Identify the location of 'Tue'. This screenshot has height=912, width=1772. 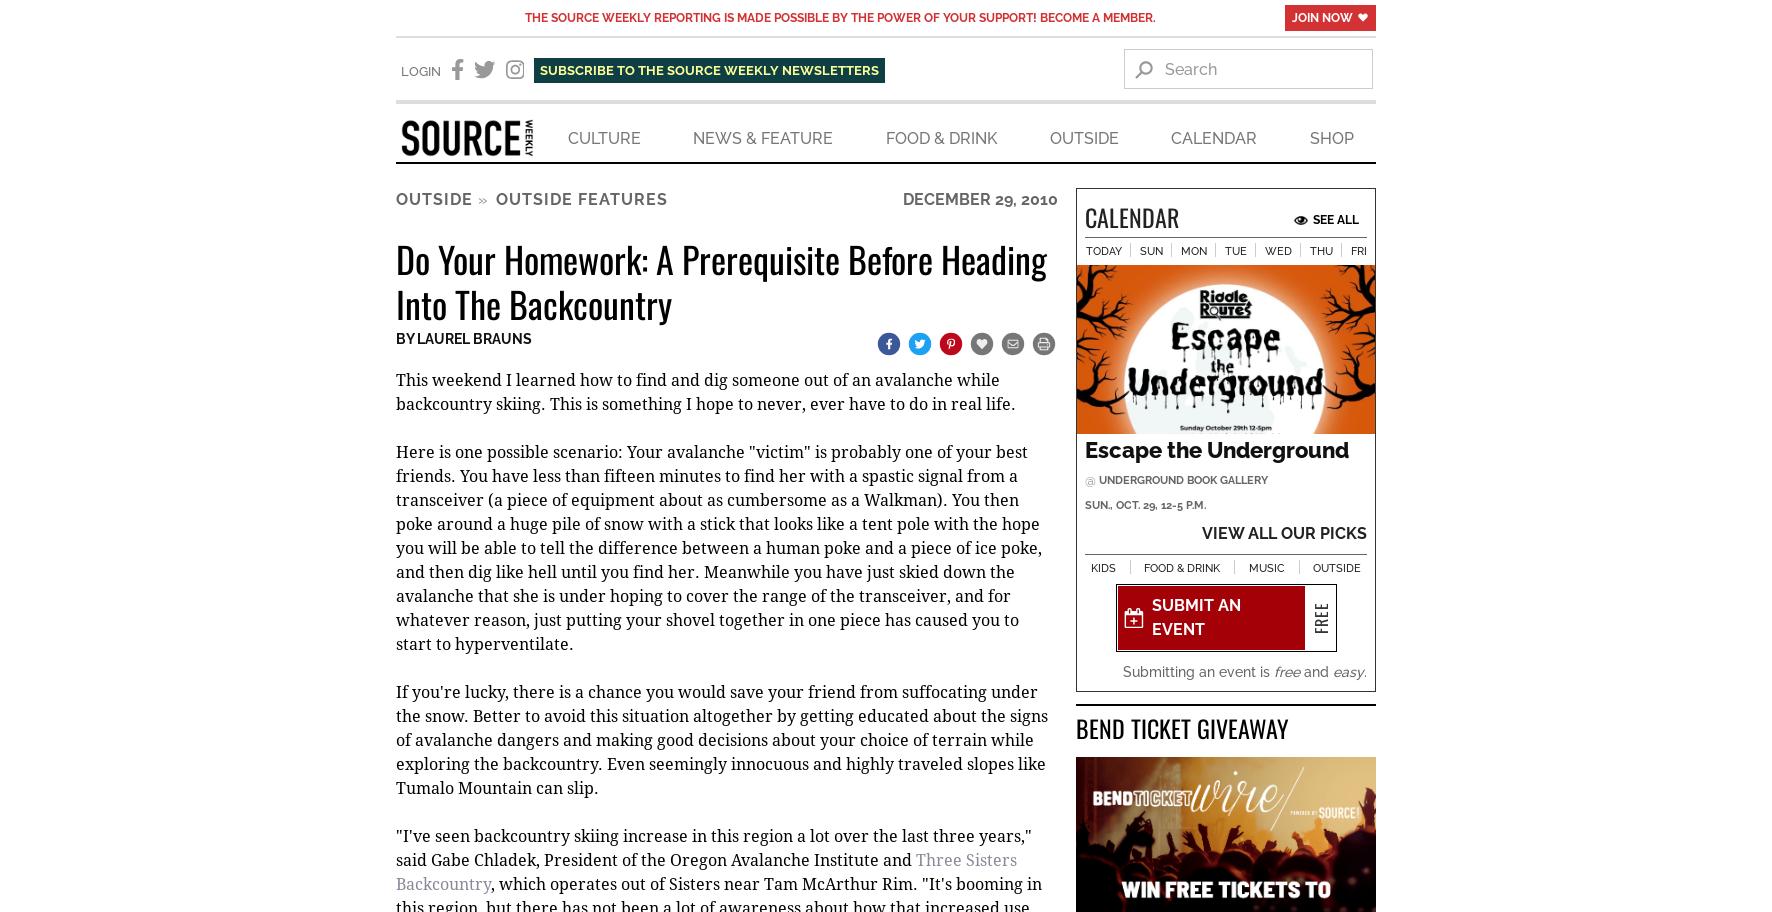
(1235, 253).